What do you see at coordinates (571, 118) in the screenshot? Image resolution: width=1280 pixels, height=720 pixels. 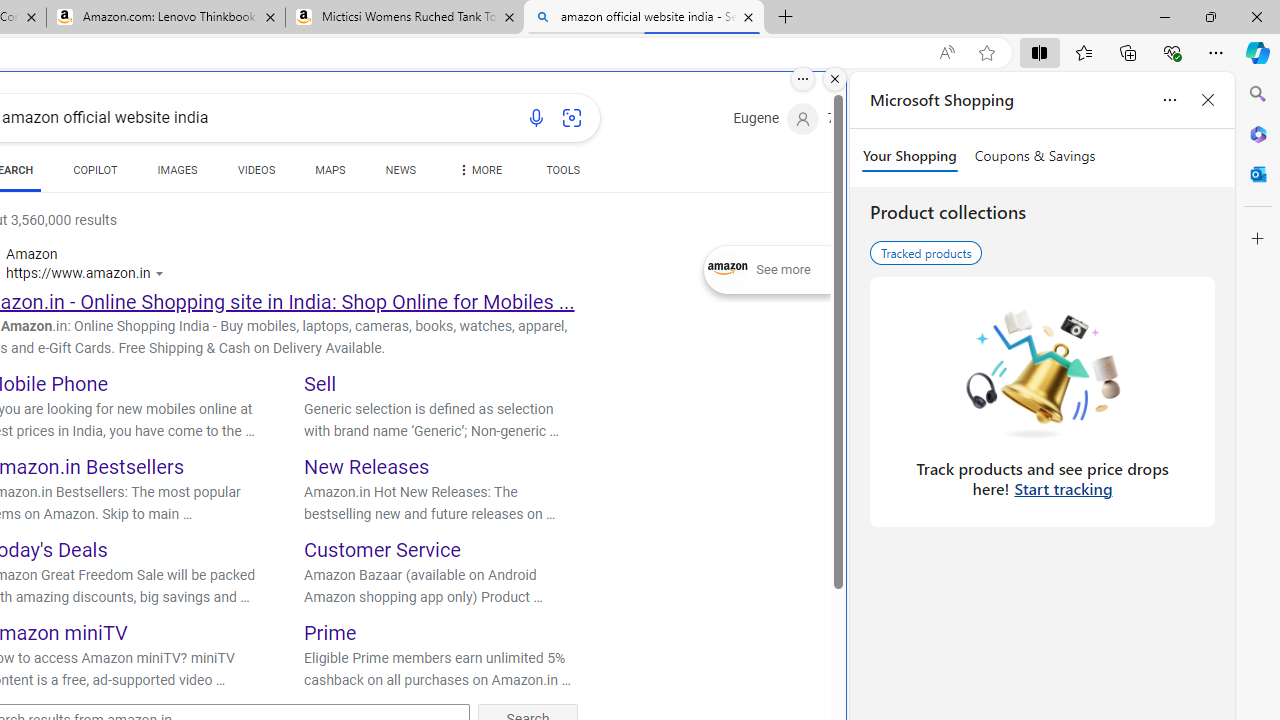 I see `'Search using an image'` at bounding box center [571, 118].